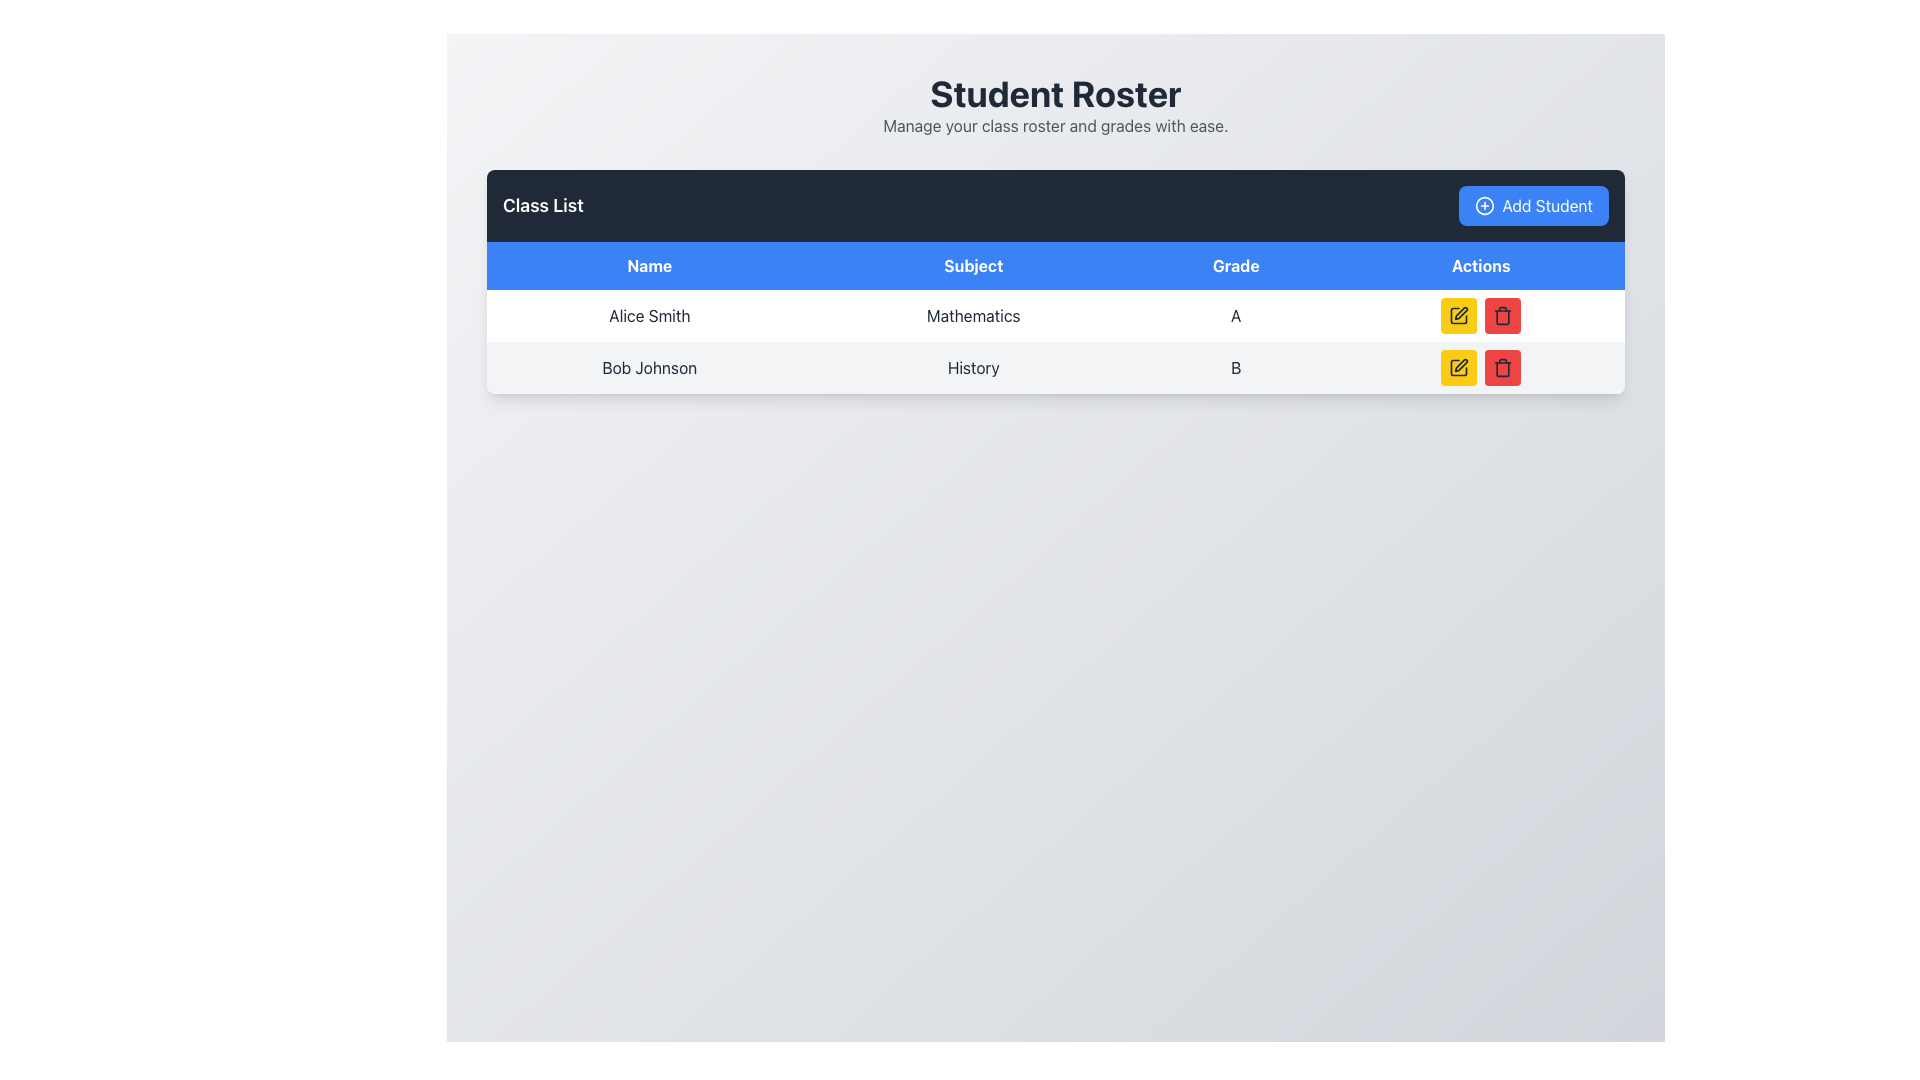 The image size is (1920, 1080). What do you see at coordinates (1502, 315) in the screenshot?
I see `the trash can icon button located in the last column of the second row in the table` at bounding box center [1502, 315].